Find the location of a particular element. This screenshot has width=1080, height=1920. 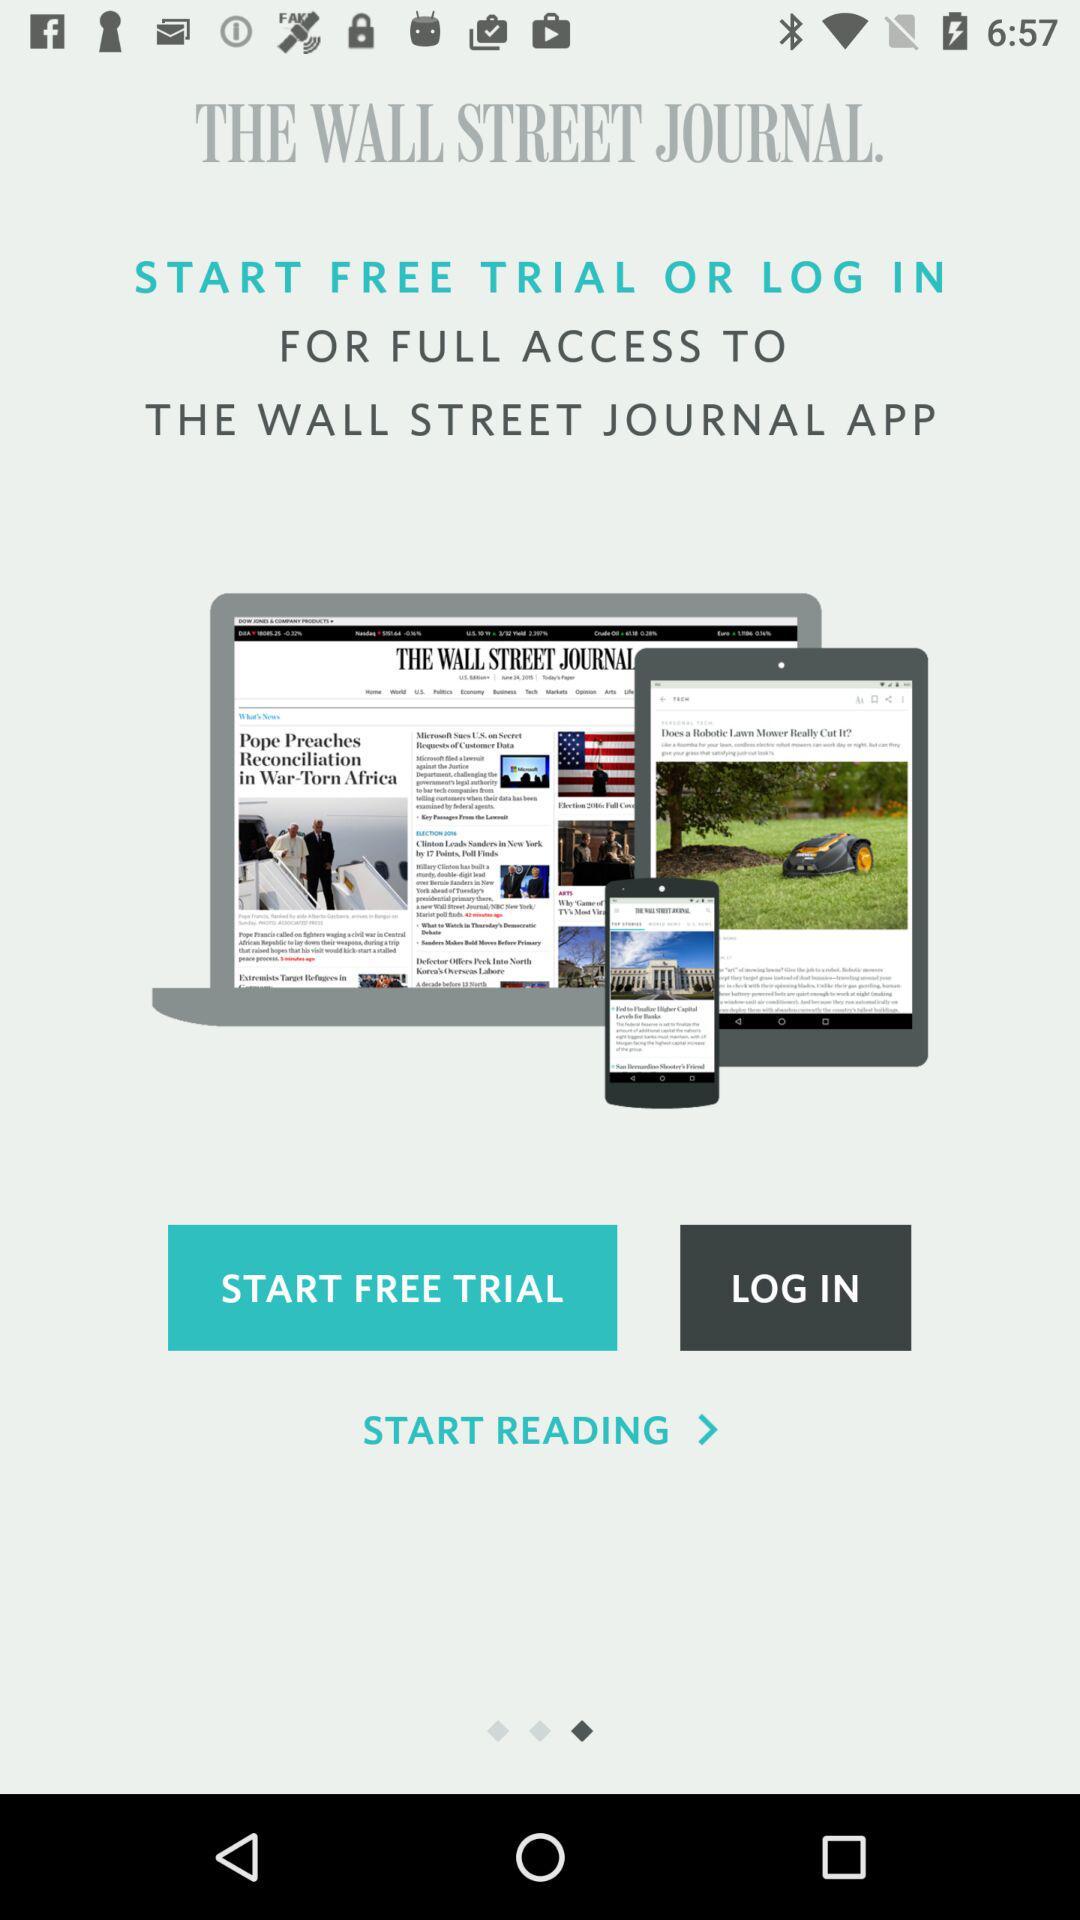

the third slider is located at coordinates (582, 1730).